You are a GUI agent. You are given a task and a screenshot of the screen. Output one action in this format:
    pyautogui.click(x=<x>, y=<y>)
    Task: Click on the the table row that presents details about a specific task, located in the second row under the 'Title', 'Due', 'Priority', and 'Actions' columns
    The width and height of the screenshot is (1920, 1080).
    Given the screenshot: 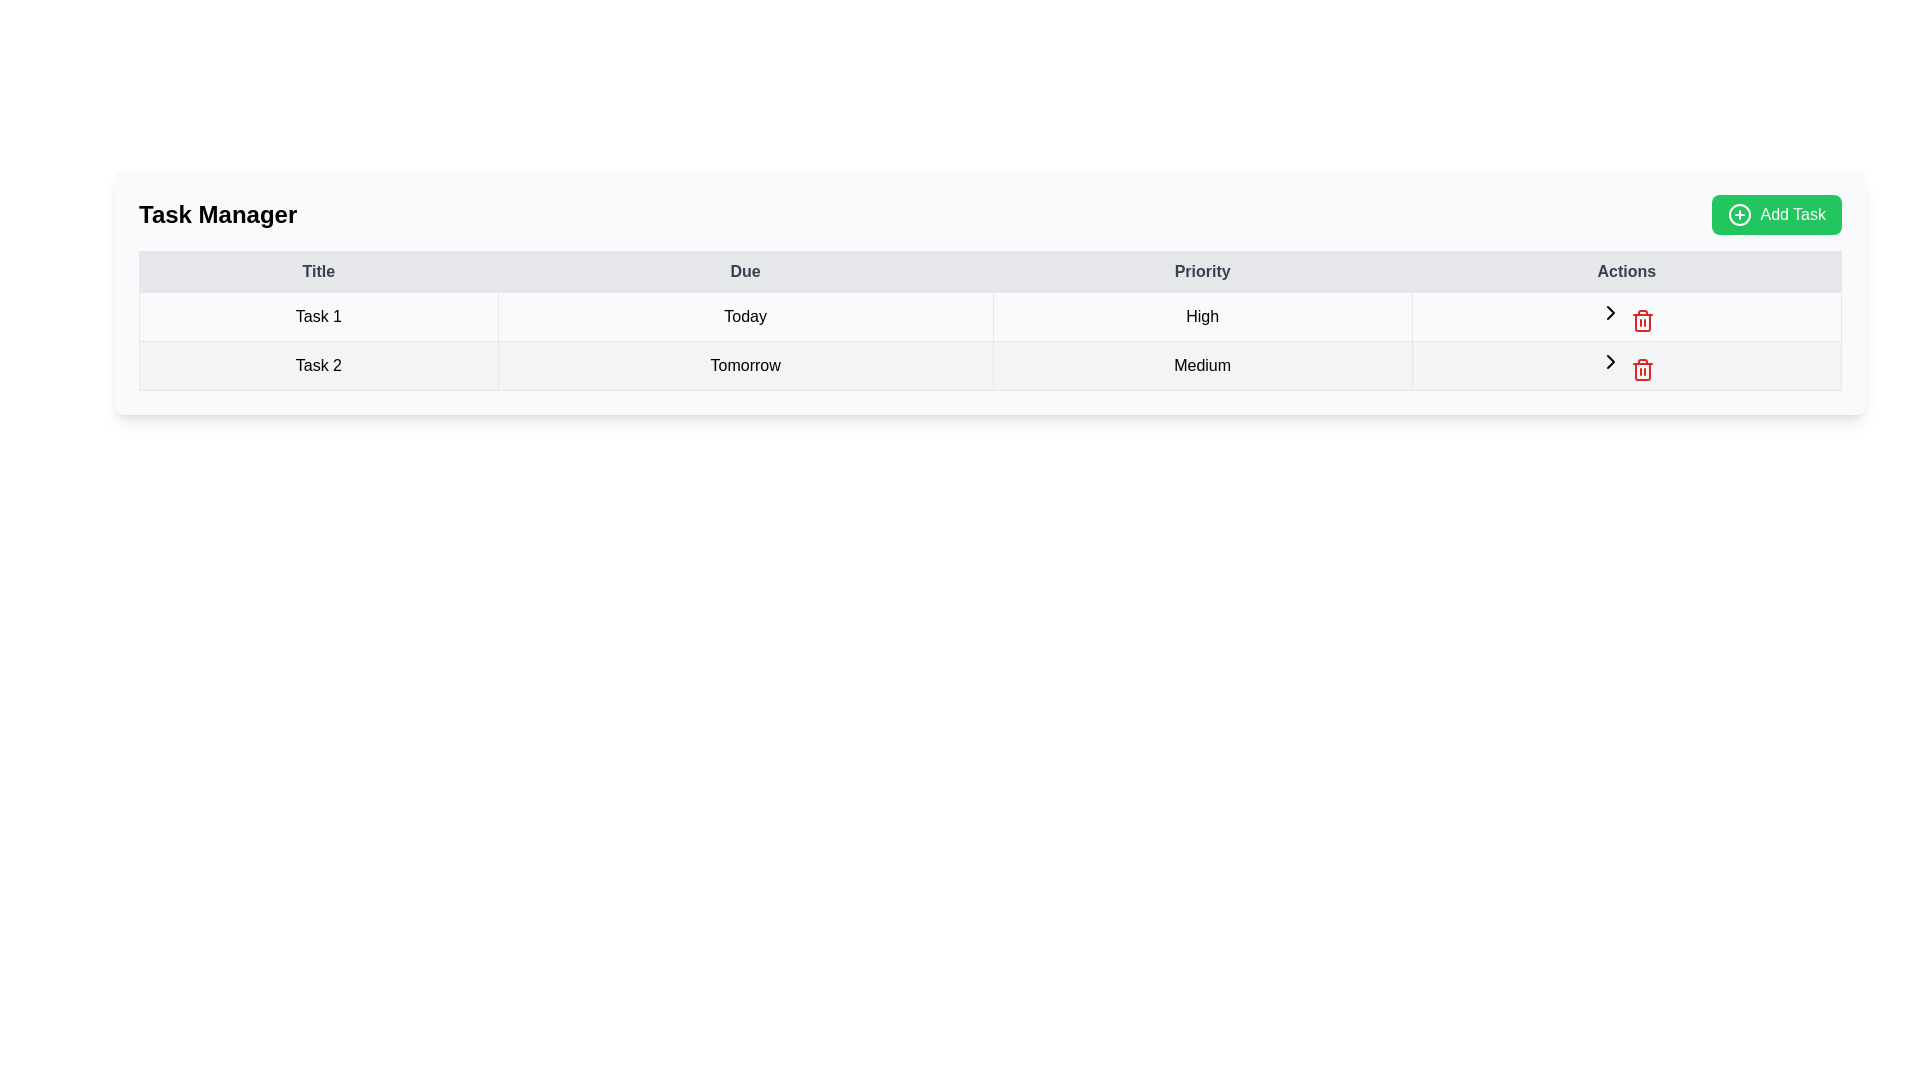 What is the action you would take?
    pyautogui.click(x=990, y=365)
    